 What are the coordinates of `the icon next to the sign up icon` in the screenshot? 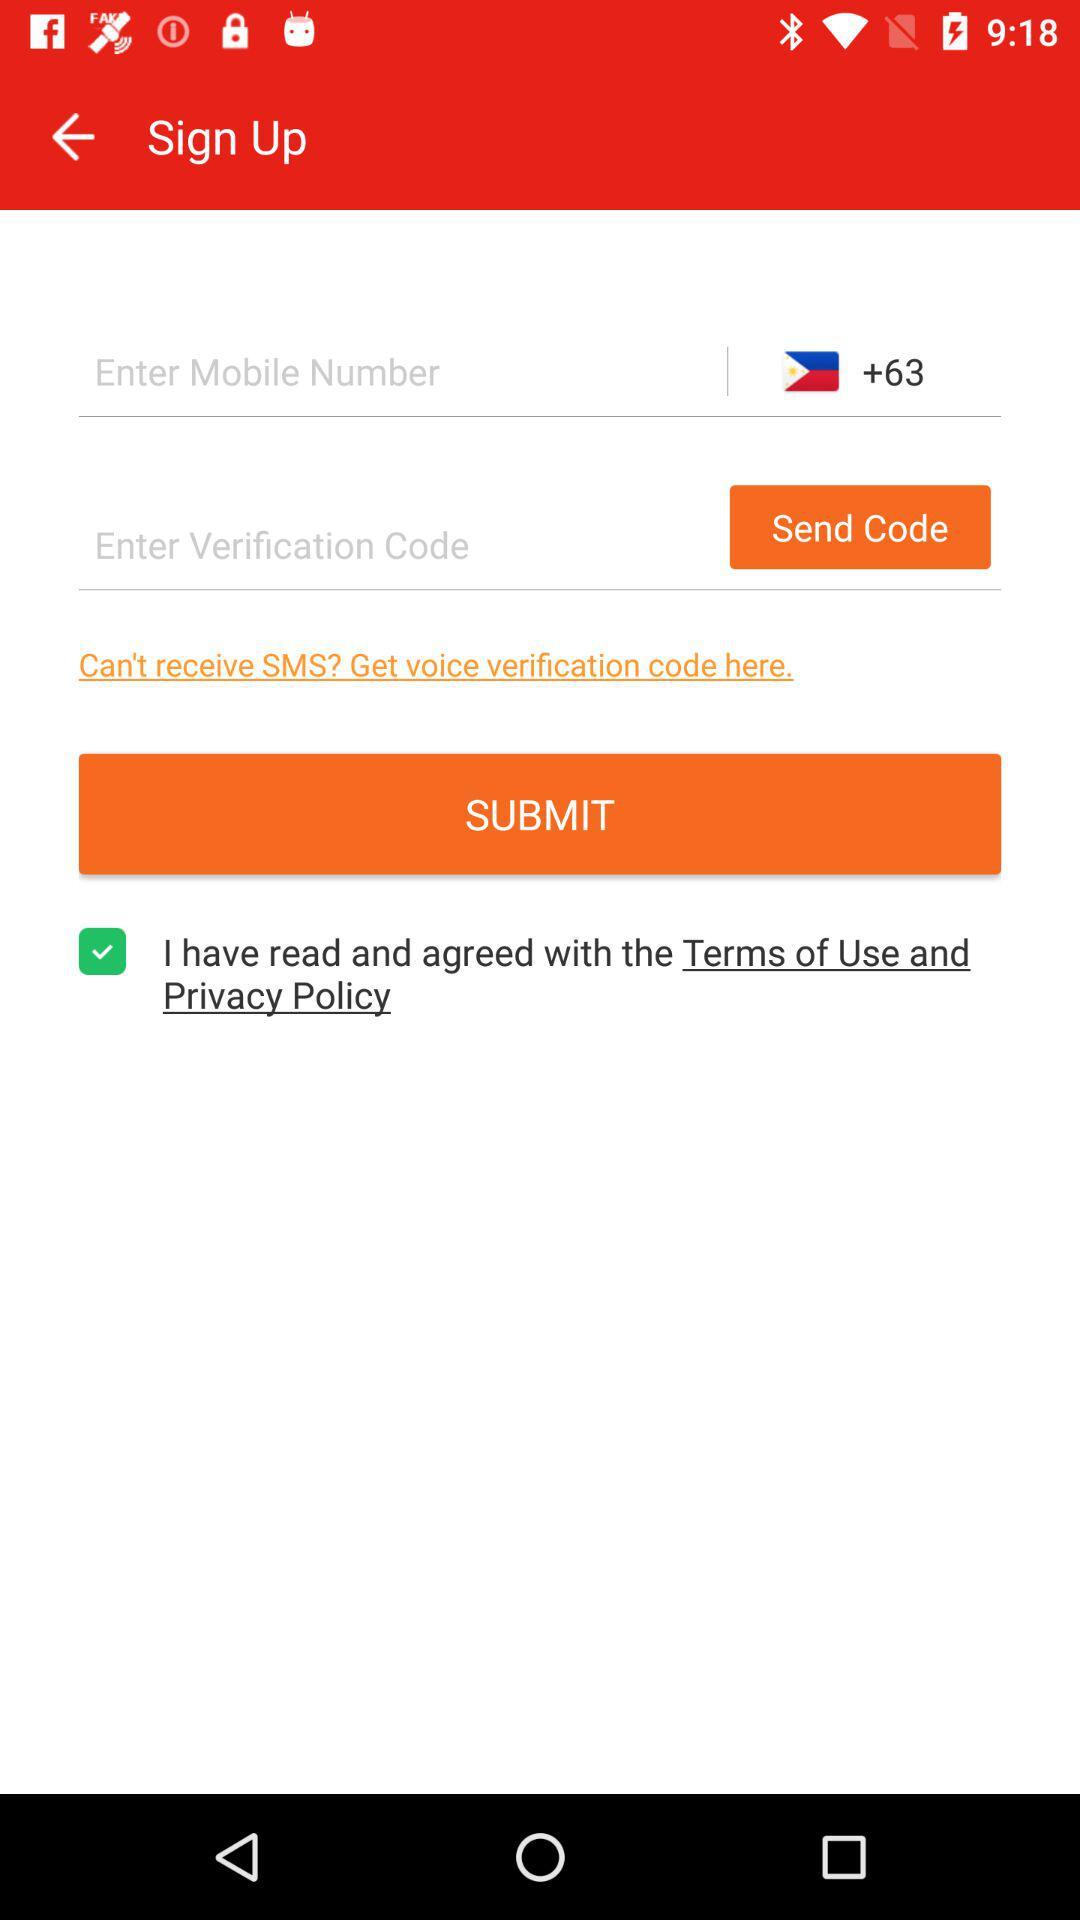 It's located at (72, 135).